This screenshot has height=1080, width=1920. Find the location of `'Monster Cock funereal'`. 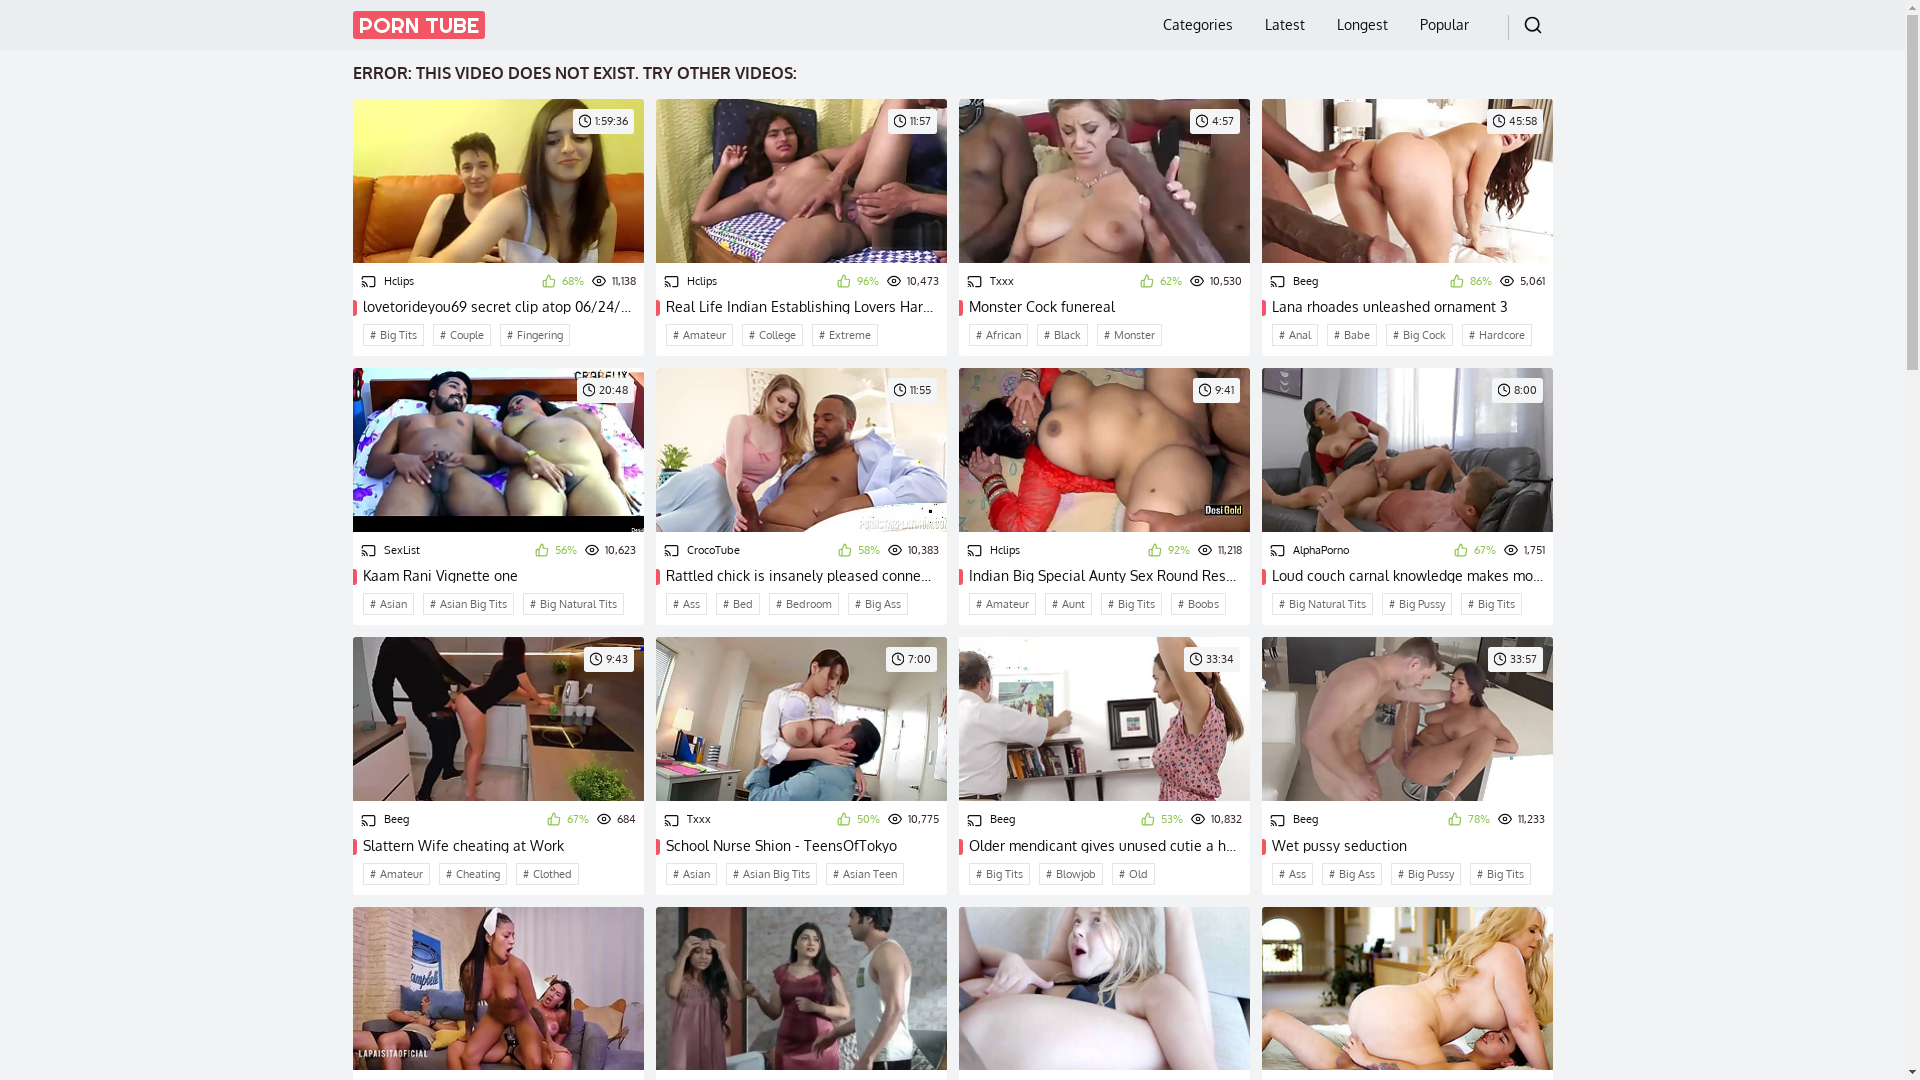

'Monster Cock funereal' is located at coordinates (1102, 307).